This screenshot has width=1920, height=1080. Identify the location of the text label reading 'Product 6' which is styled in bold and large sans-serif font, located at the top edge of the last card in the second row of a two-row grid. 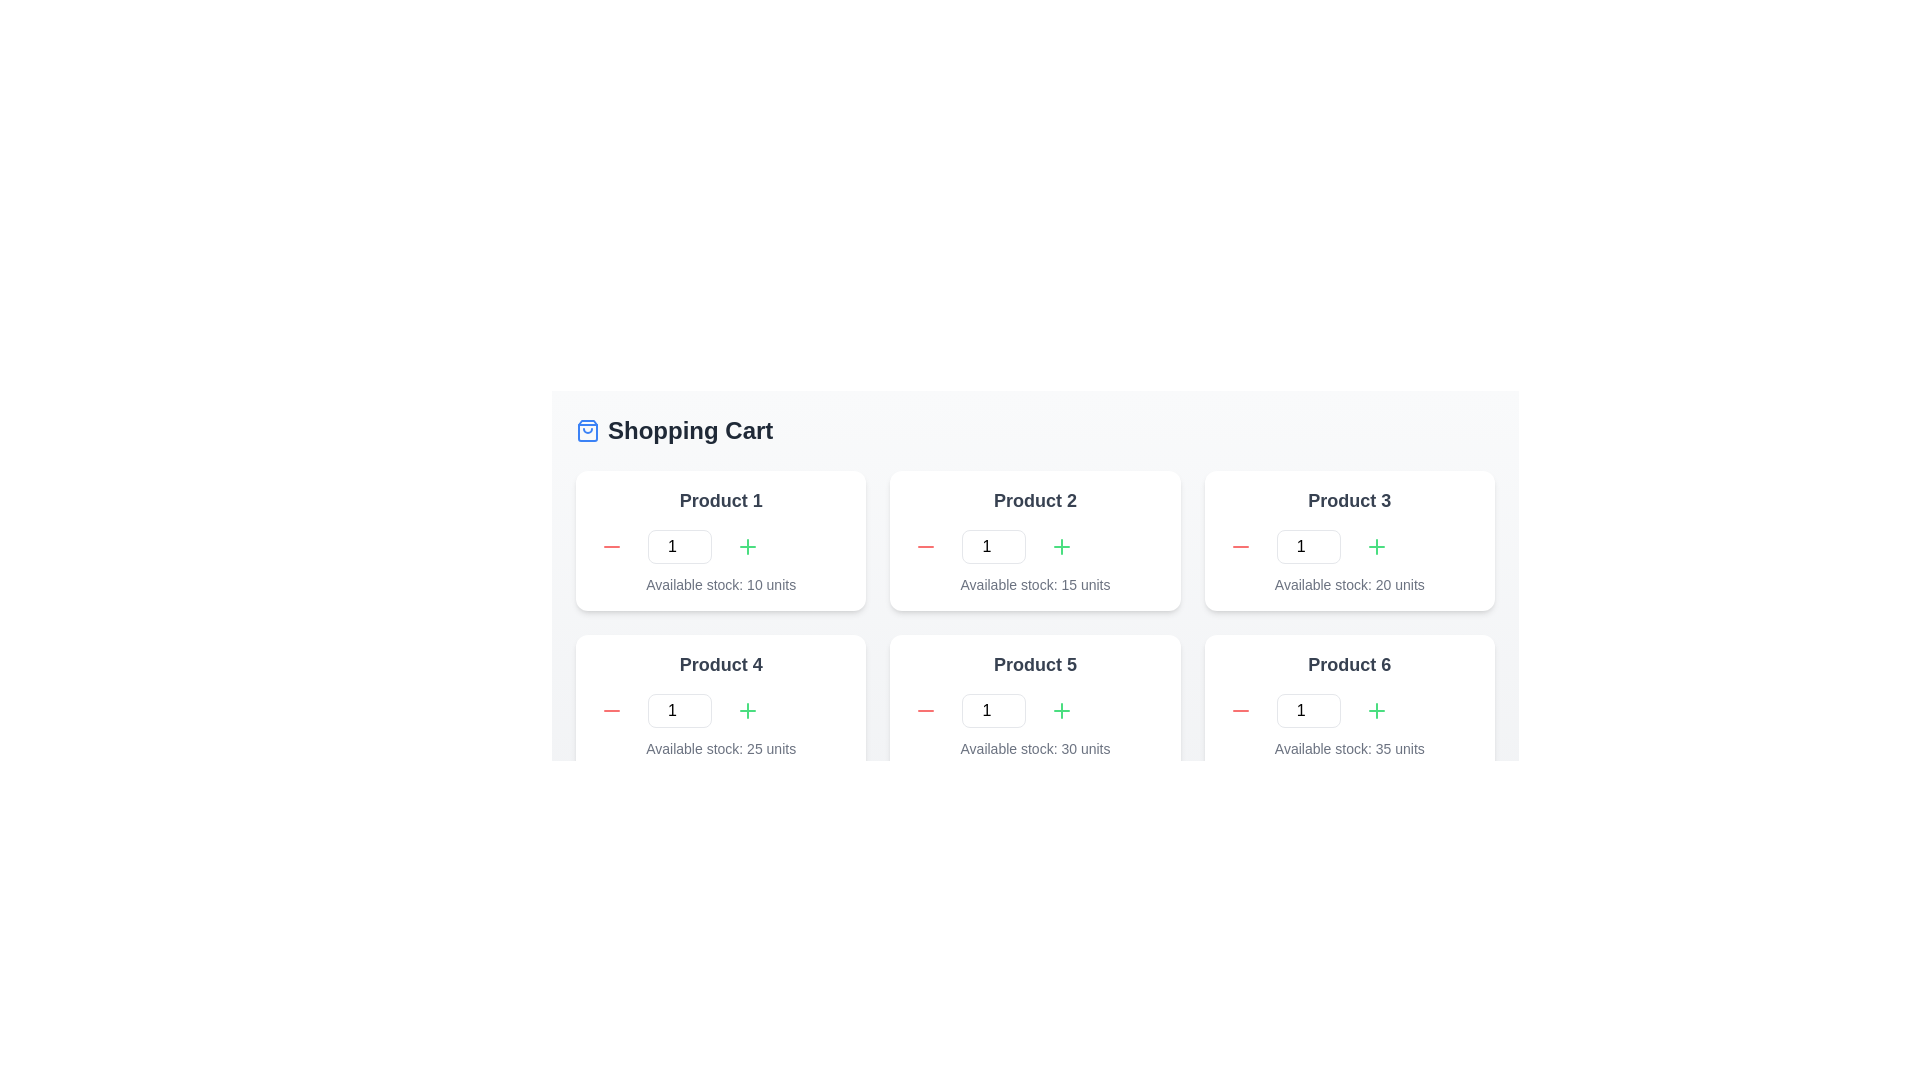
(1349, 664).